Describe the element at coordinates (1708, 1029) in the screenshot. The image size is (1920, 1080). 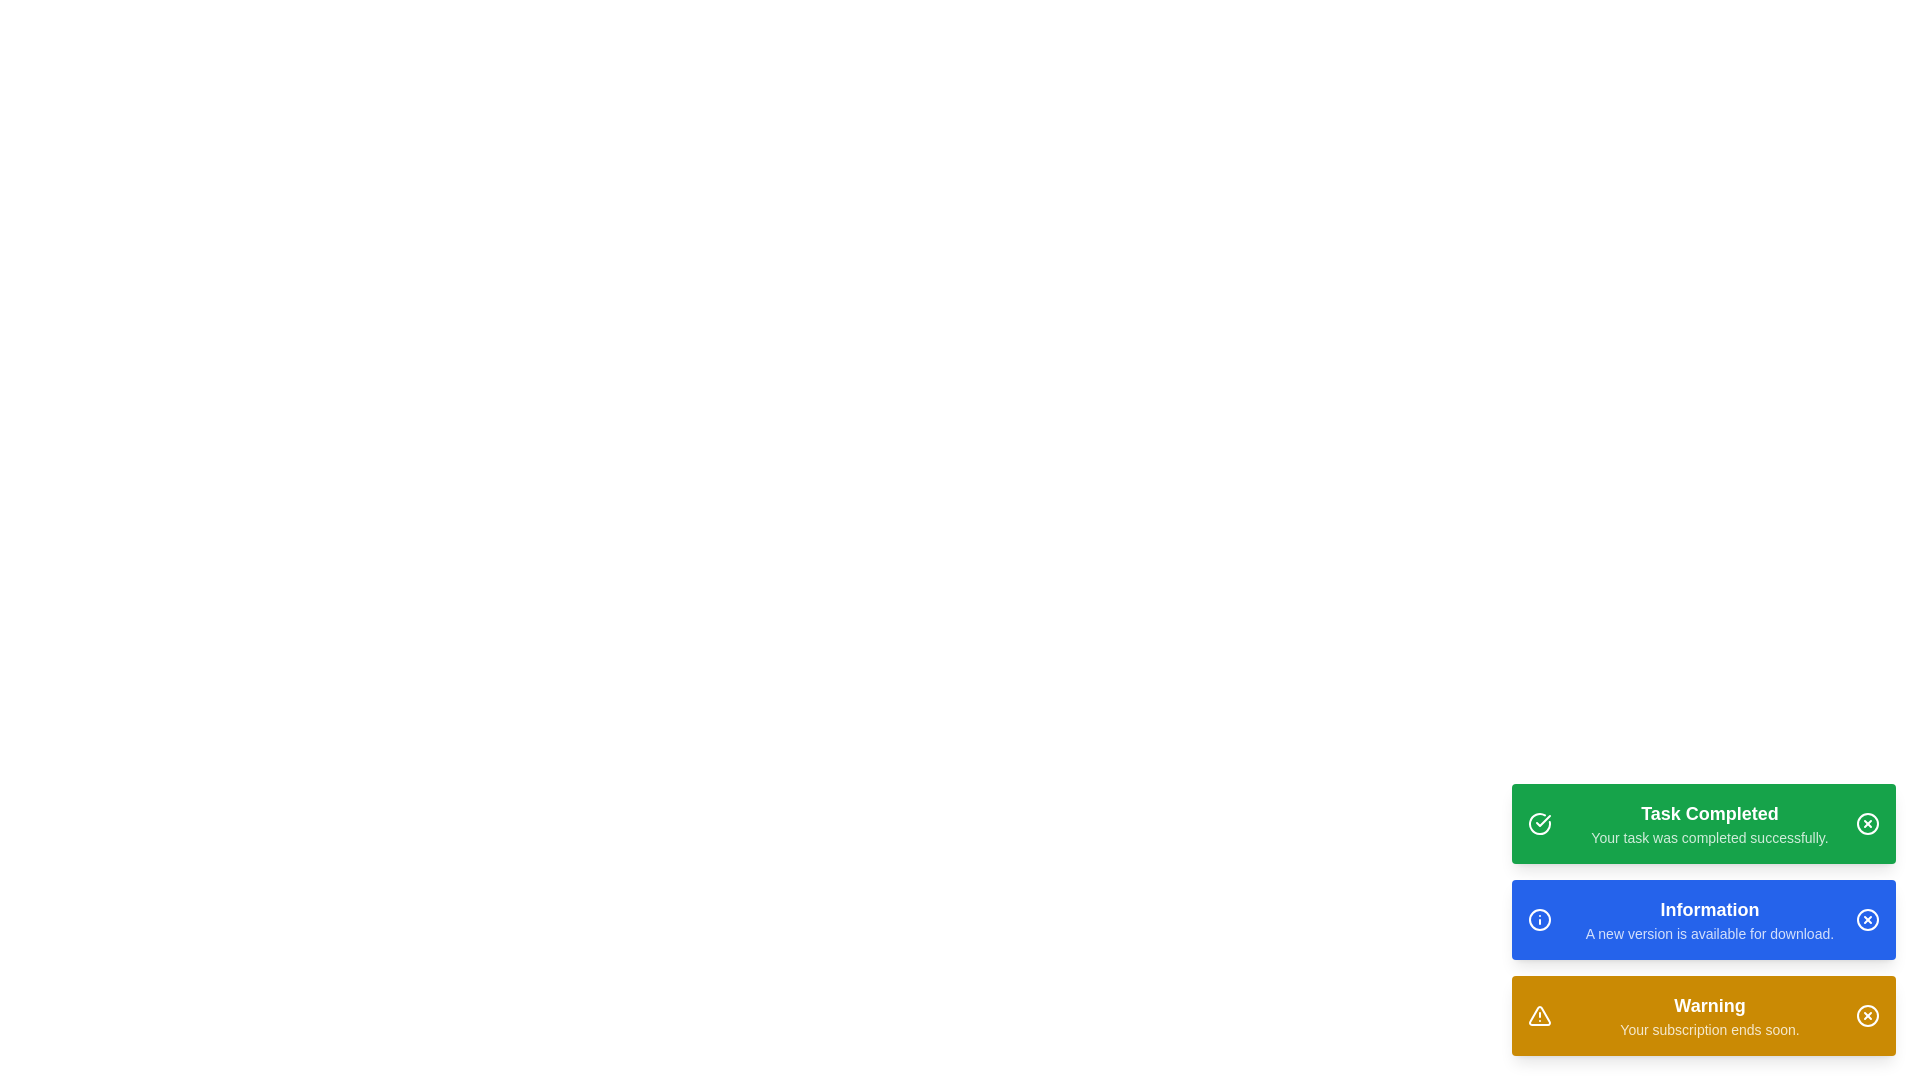
I see `text displayed as 'Your subscription ends soon.' which is positioned directly below the 'Warning' title in the notification block` at that location.